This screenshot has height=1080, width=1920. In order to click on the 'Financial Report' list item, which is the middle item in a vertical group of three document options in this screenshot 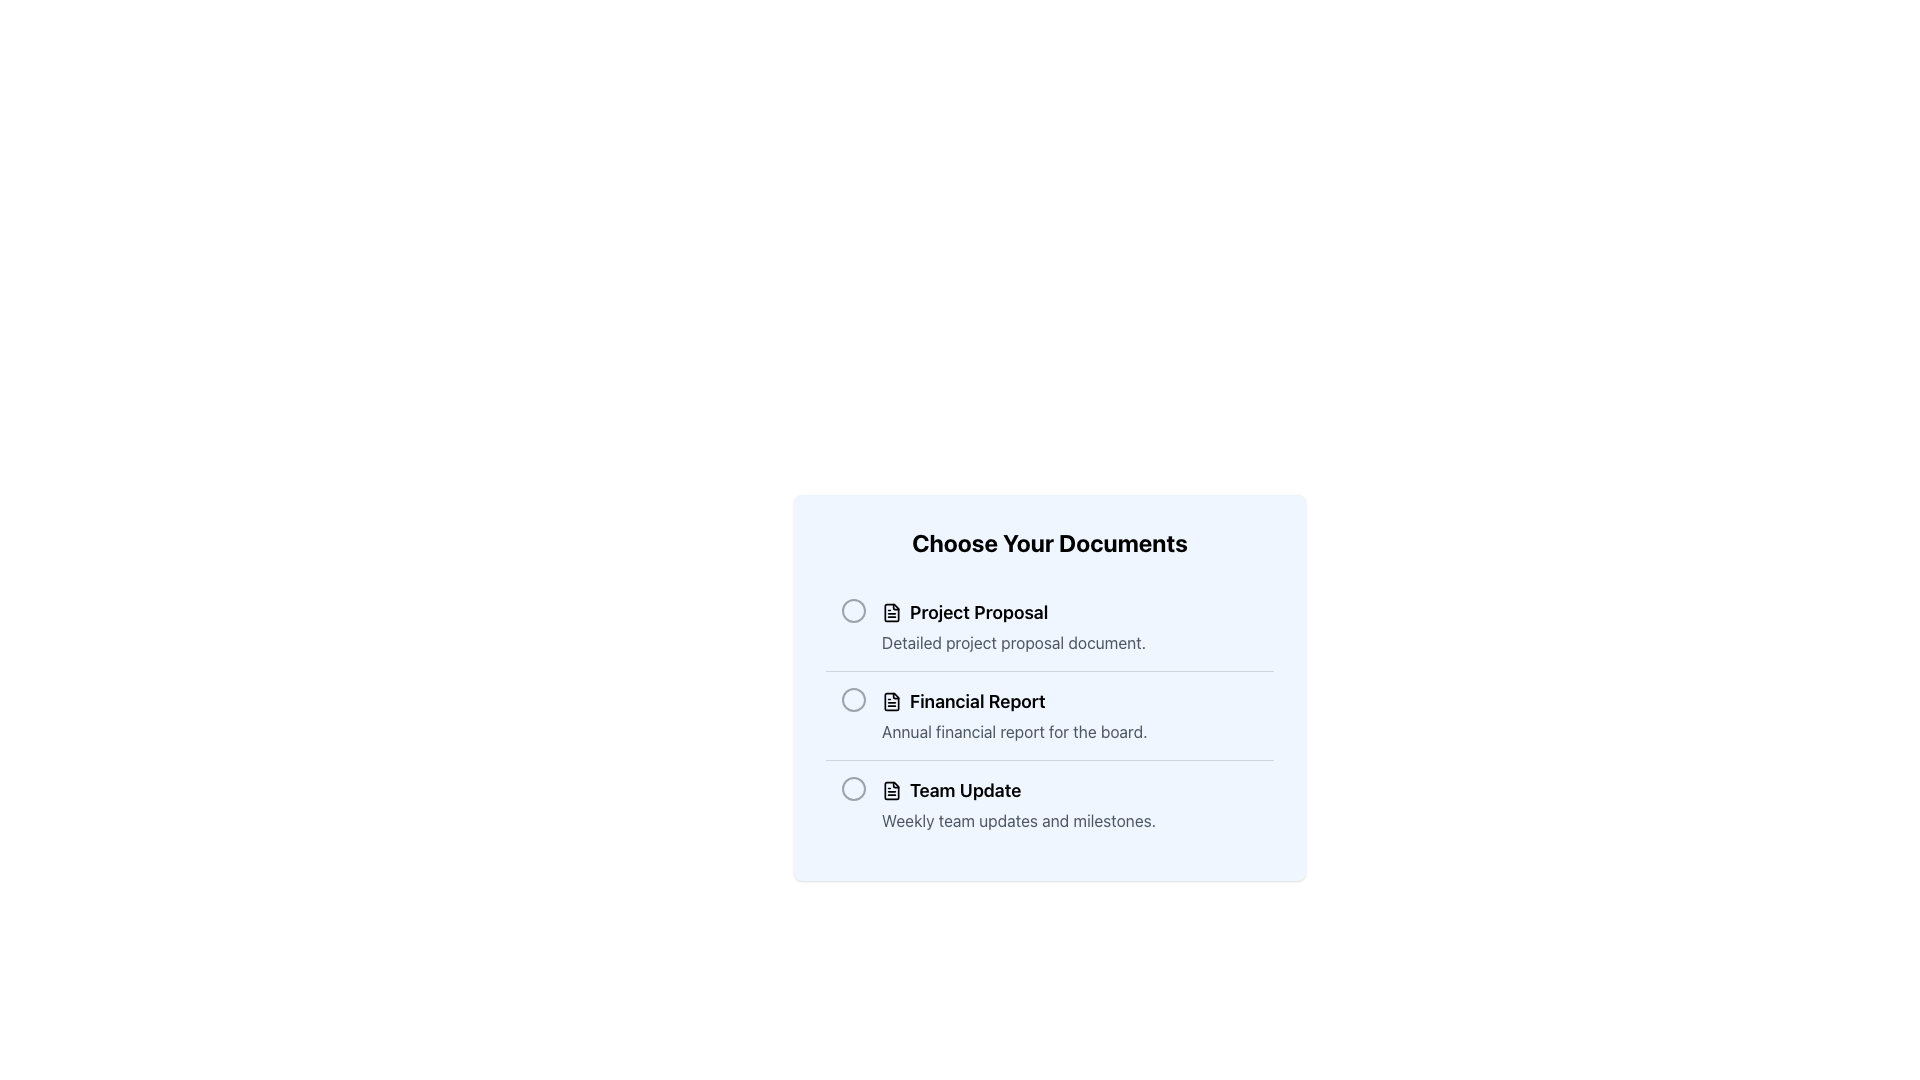, I will do `click(1049, 715)`.